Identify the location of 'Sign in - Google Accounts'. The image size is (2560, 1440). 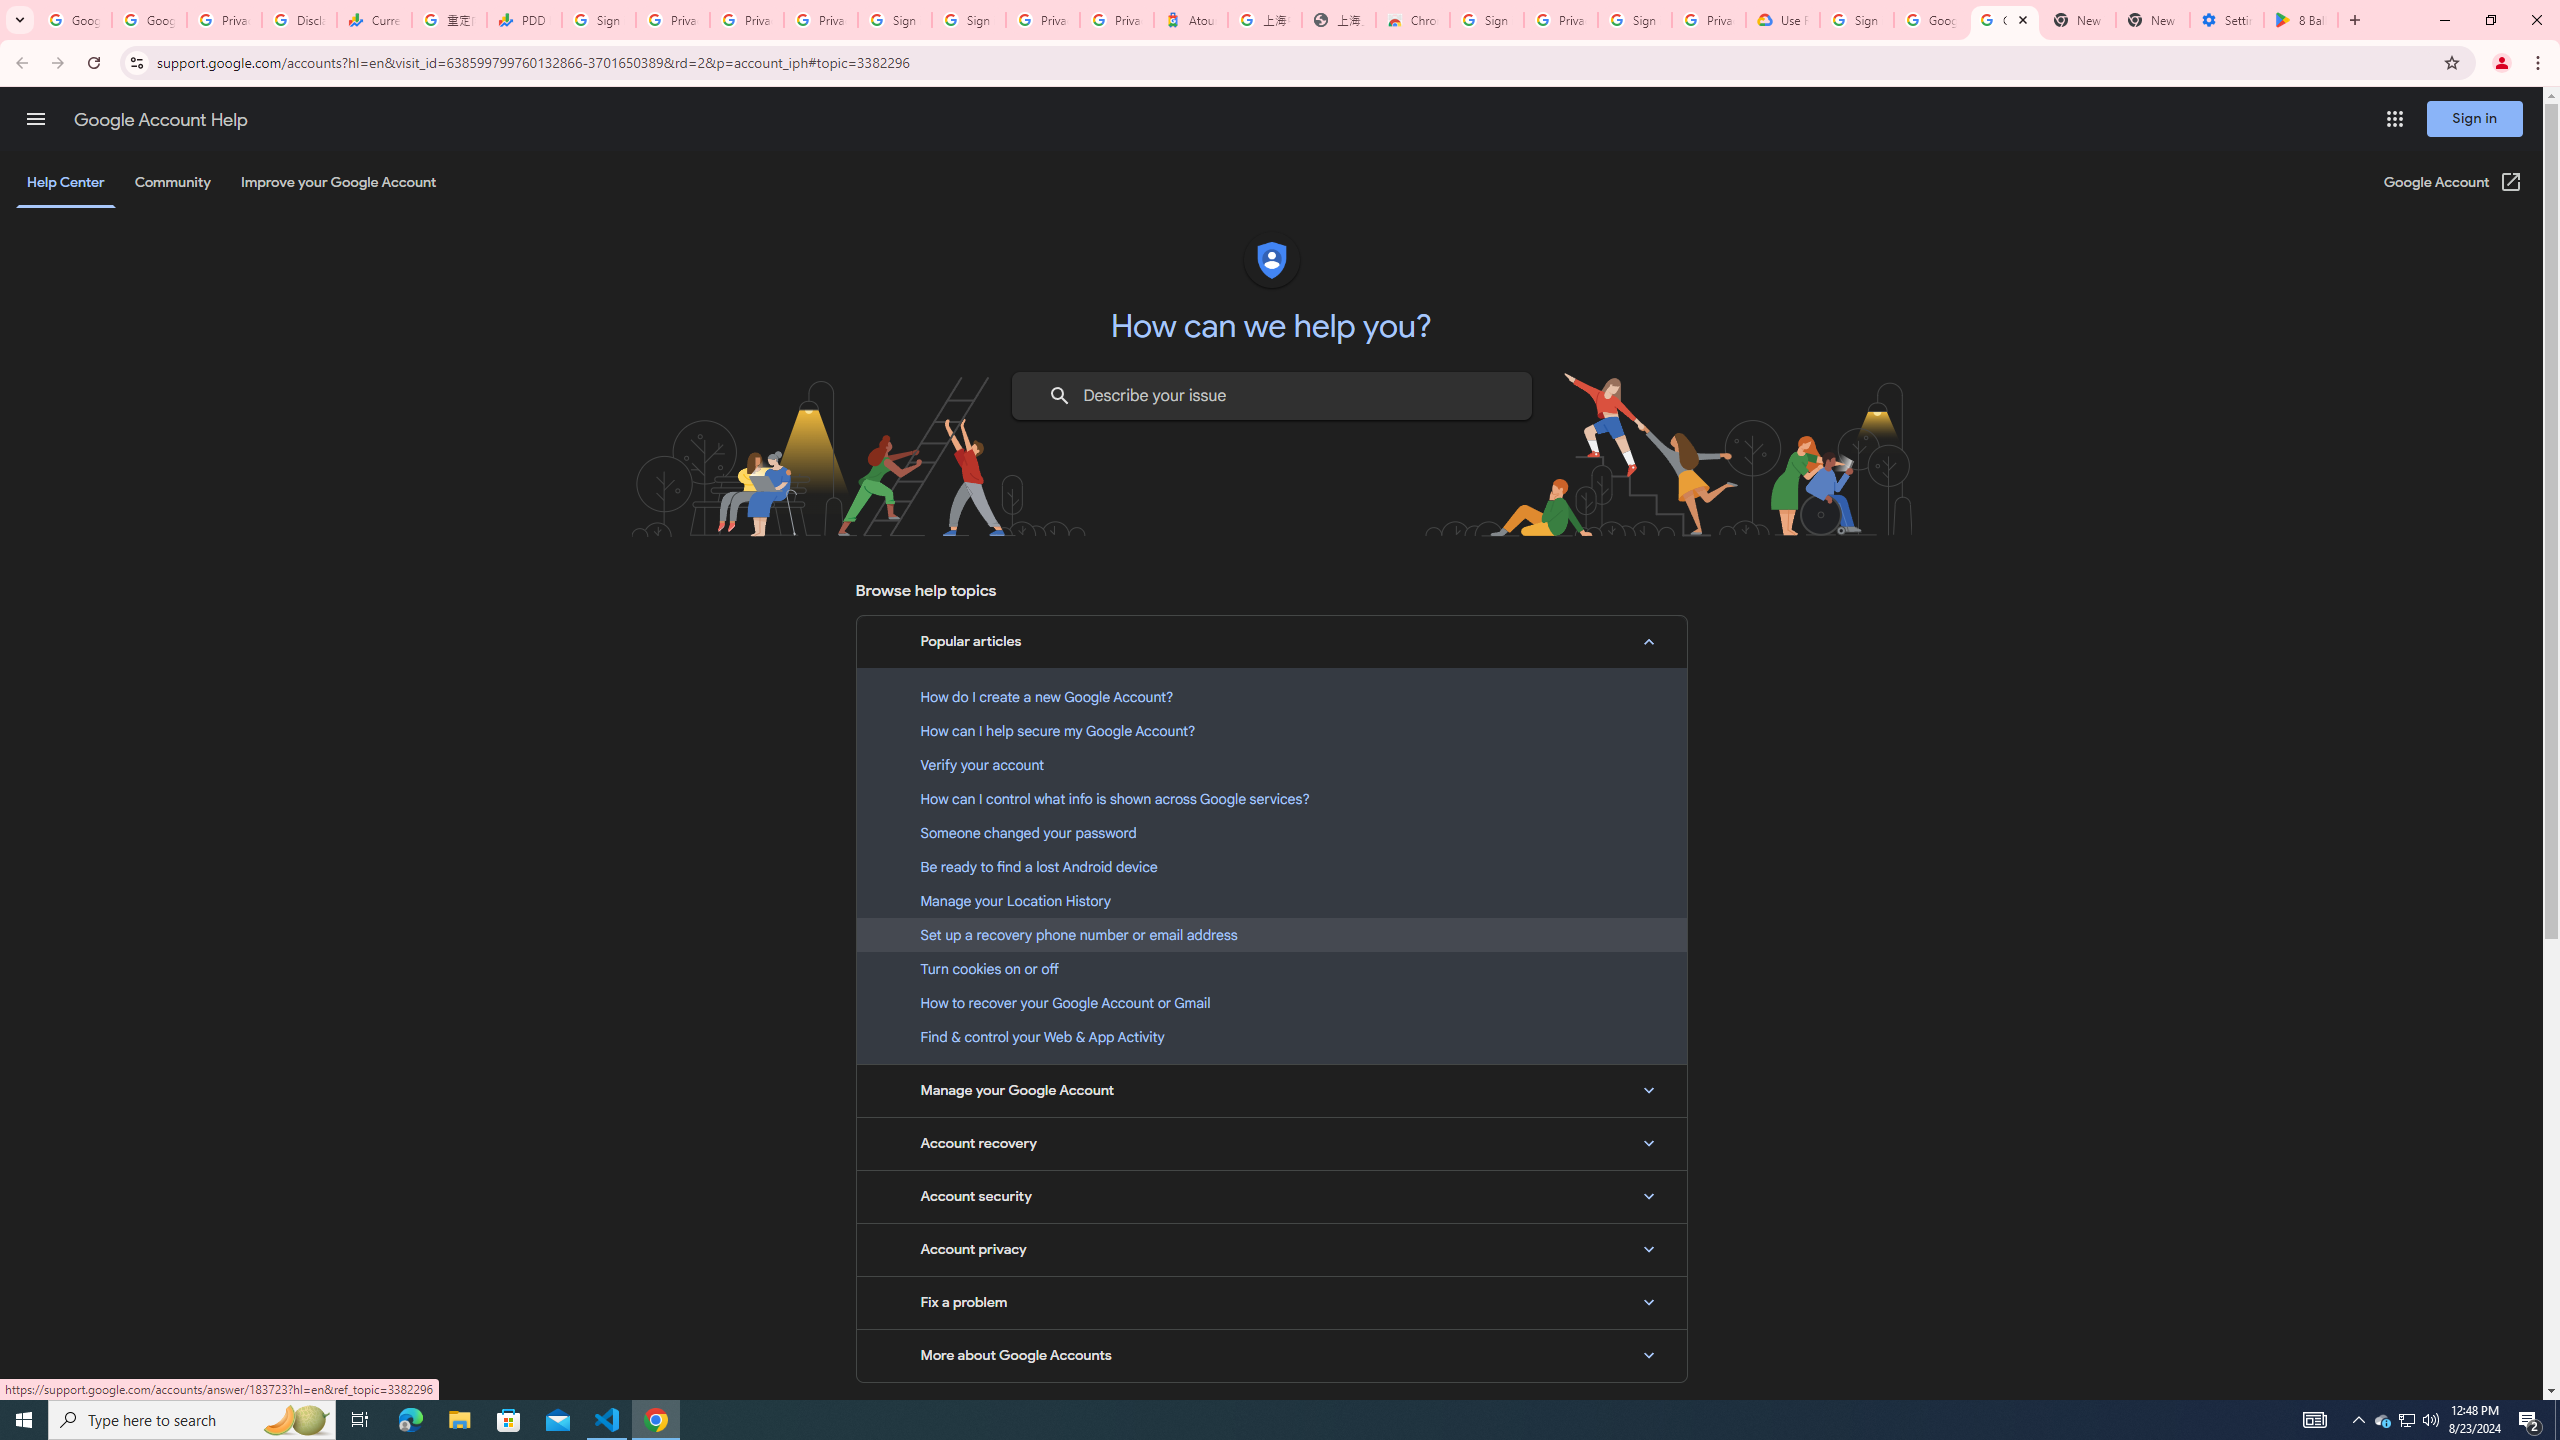
(896, 19).